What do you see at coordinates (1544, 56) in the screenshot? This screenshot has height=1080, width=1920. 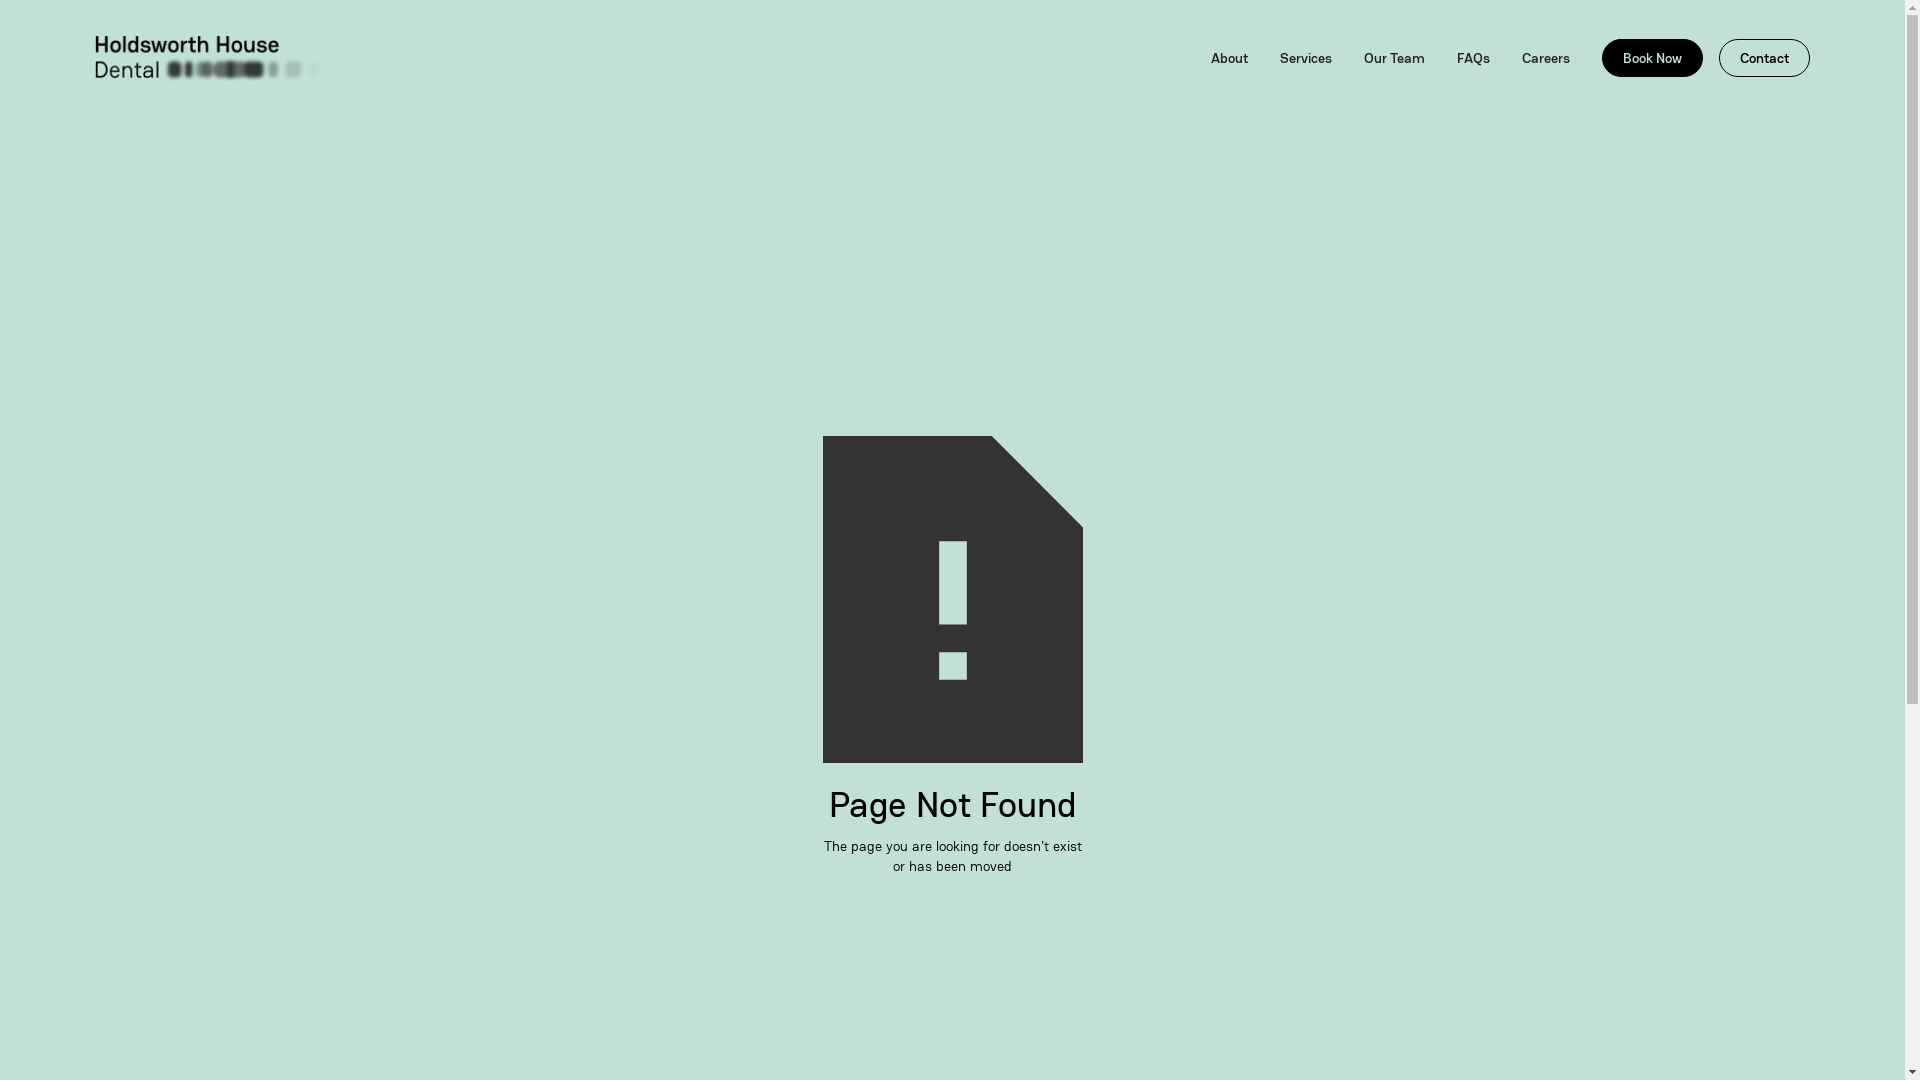 I see `'Careers'` at bounding box center [1544, 56].